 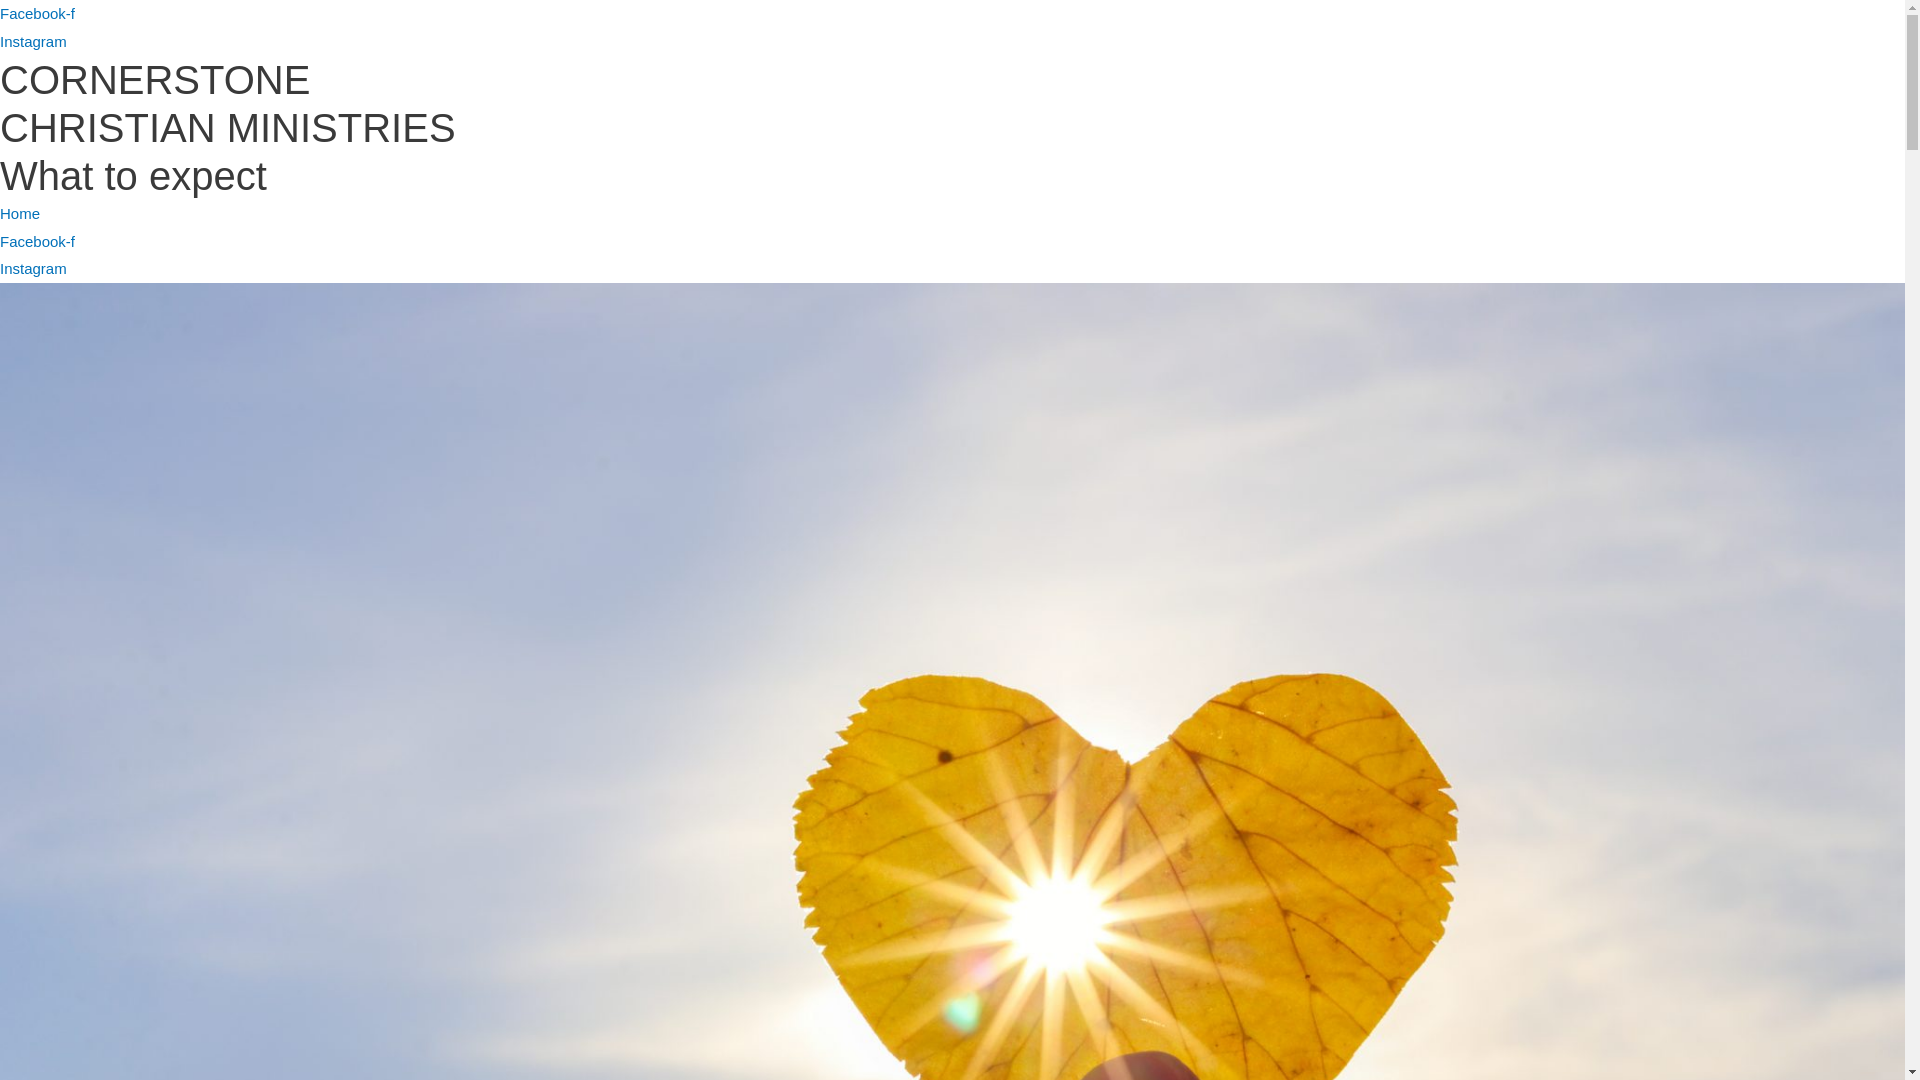 What do you see at coordinates (33, 267) in the screenshot?
I see `'Instagram'` at bounding box center [33, 267].